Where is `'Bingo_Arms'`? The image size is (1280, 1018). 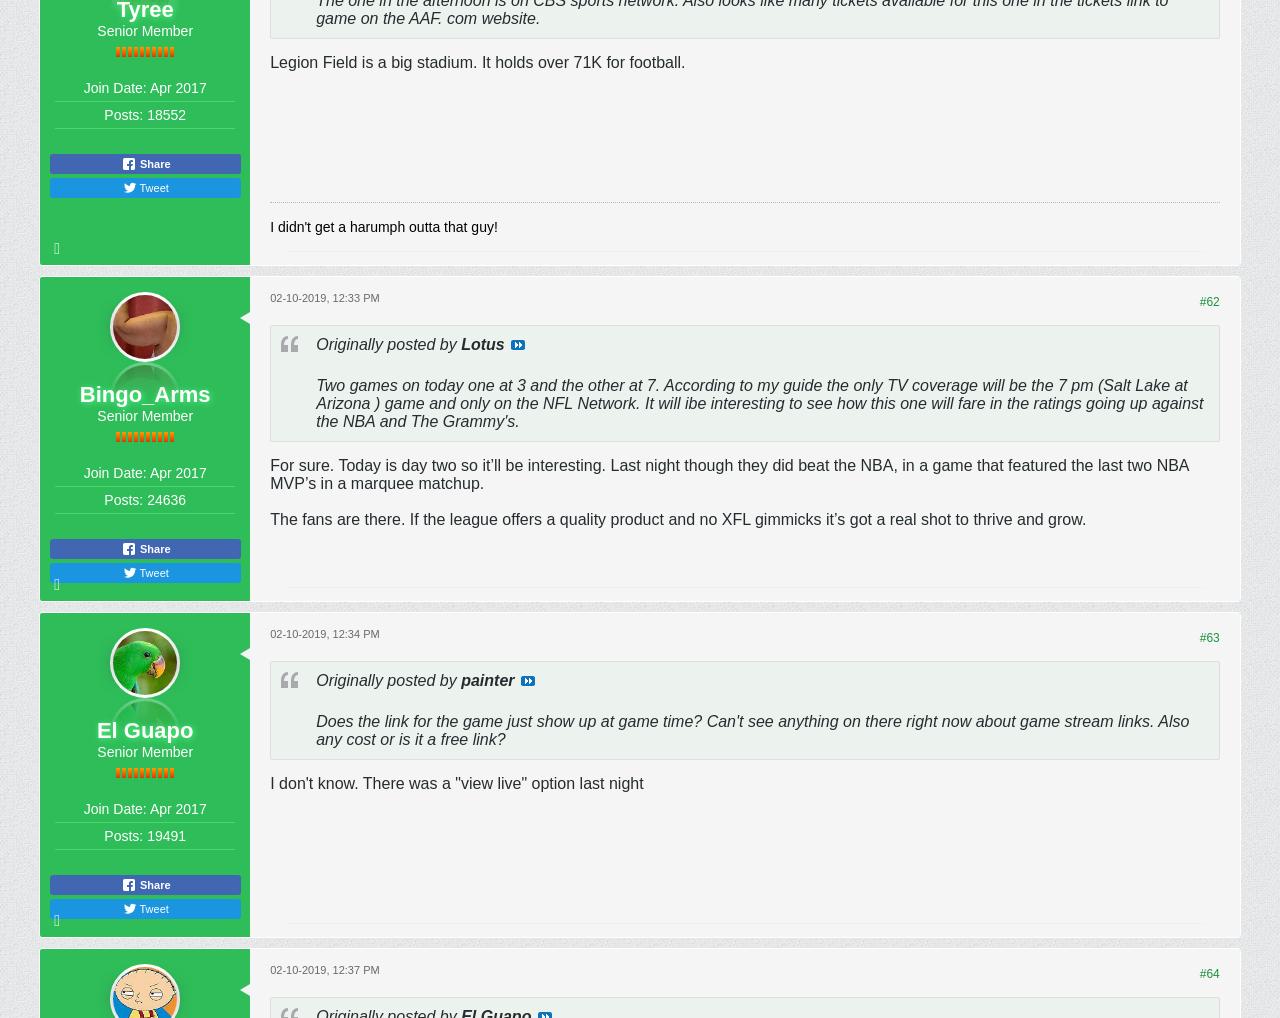
'Bingo_Arms' is located at coordinates (143, 393).